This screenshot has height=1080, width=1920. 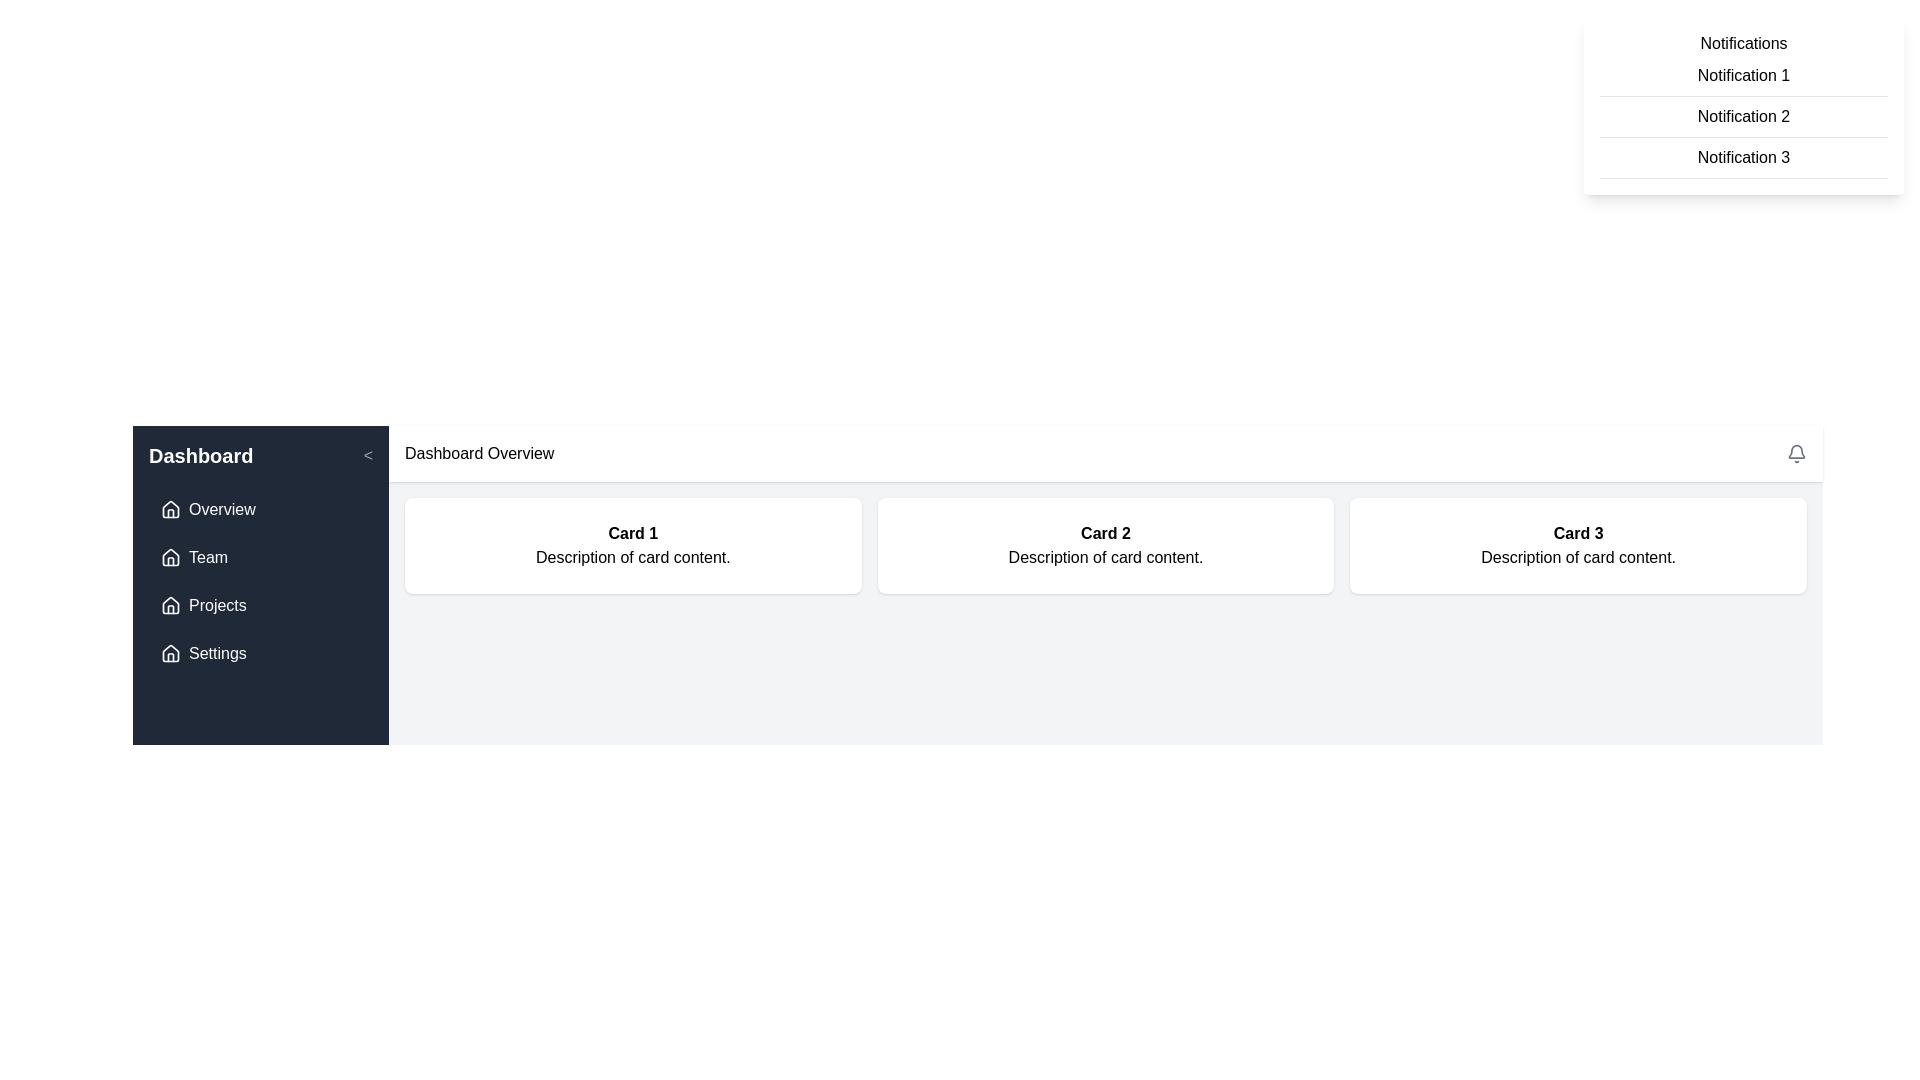 What do you see at coordinates (1796, 451) in the screenshot?
I see `the main body of the bell icon located at the top-right corner of the interface, which indicates notifications` at bounding box center [1796, 451].